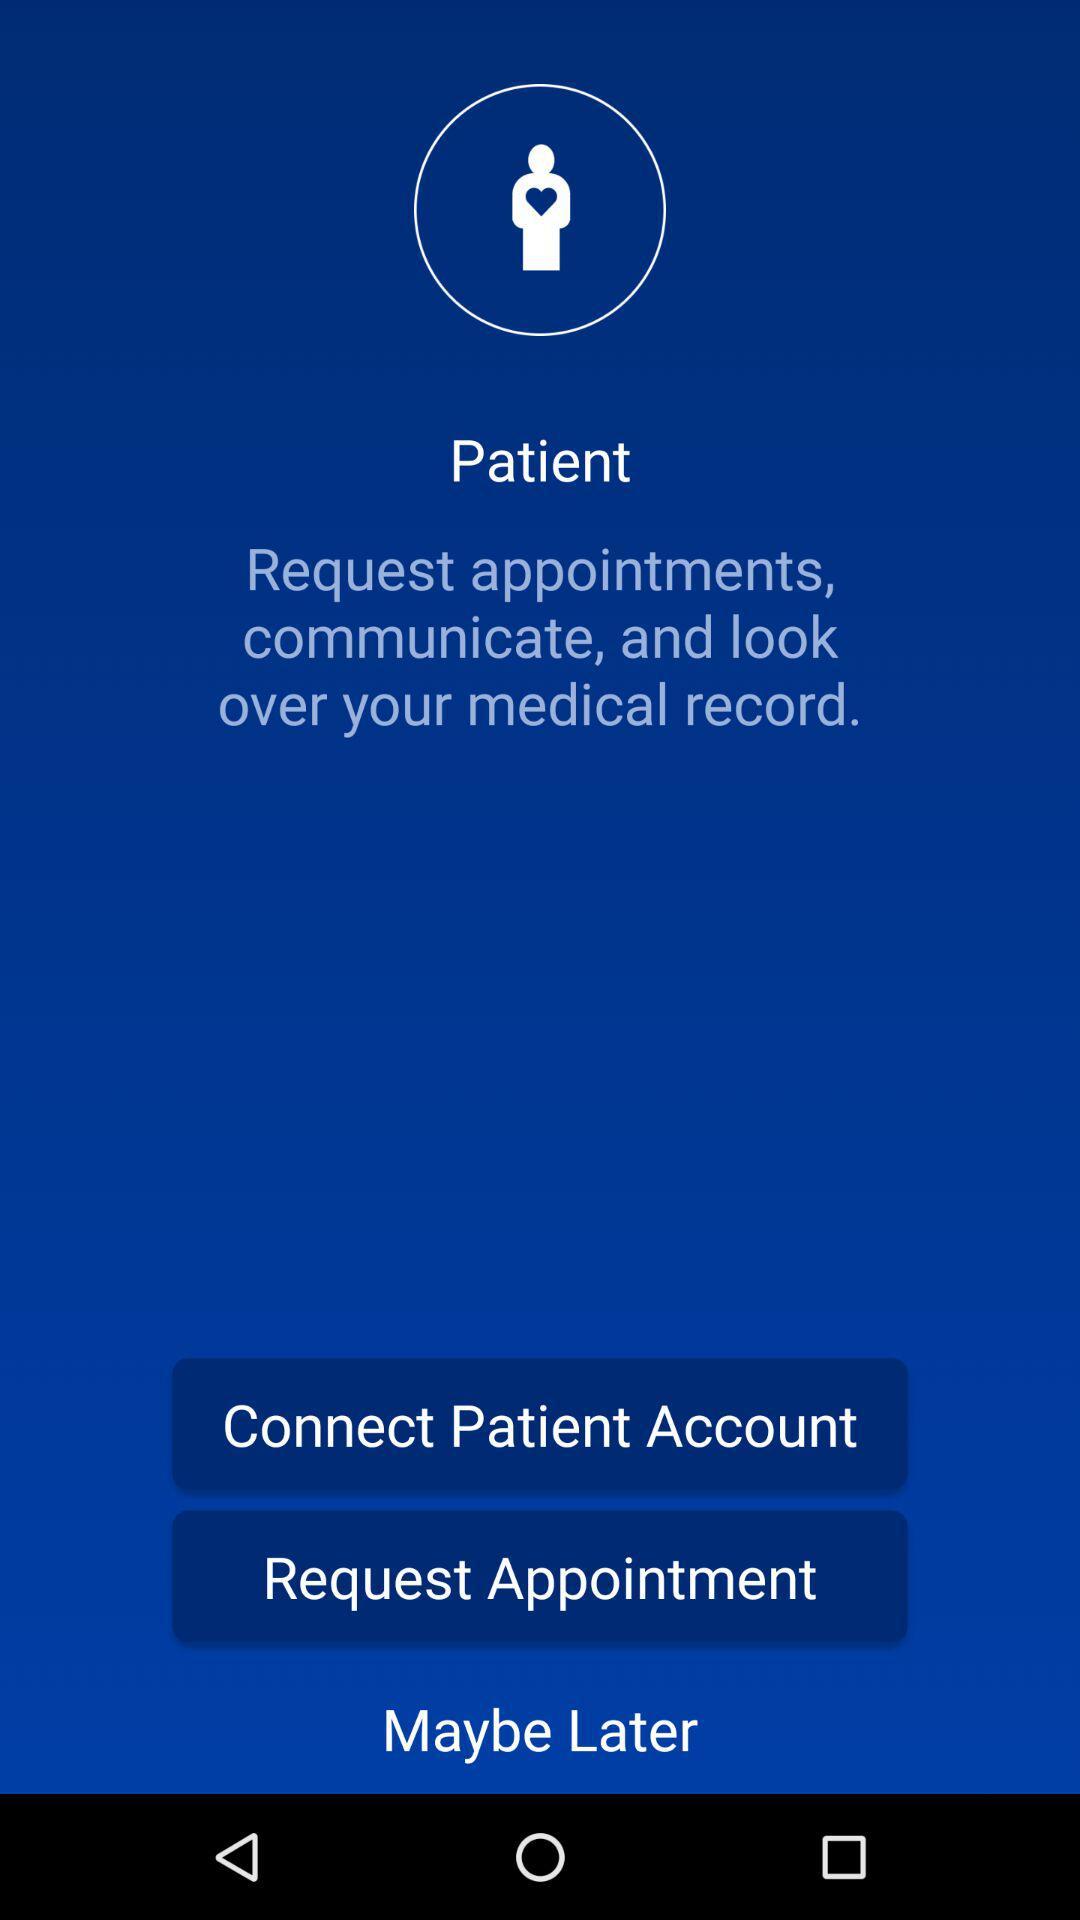 This screenshot has height=1920, width=1080. I want to click on the request appointment, so click(540, 1575).